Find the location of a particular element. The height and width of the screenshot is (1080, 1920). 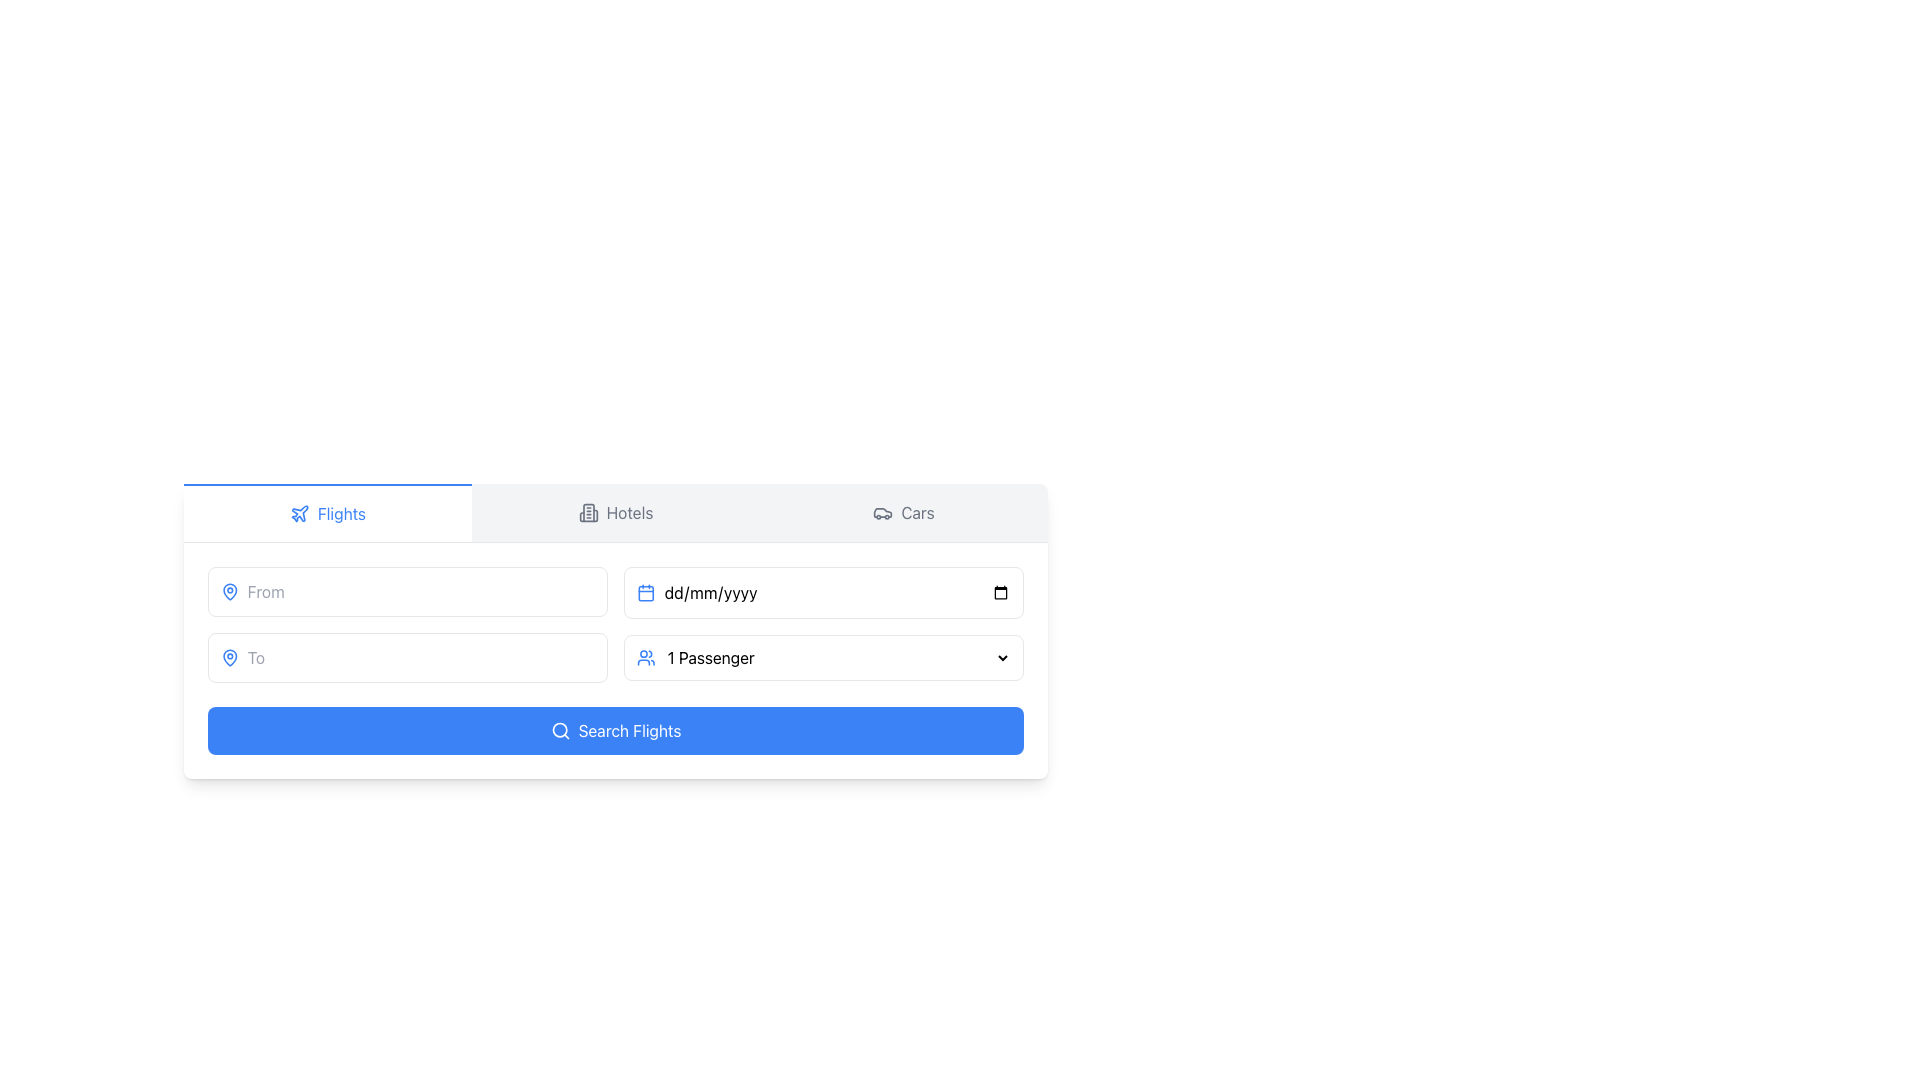

the search icon located to the left of the 'Search Flights' button, which serves to enhance the search functionality visually is located at coordinates (560, 731).